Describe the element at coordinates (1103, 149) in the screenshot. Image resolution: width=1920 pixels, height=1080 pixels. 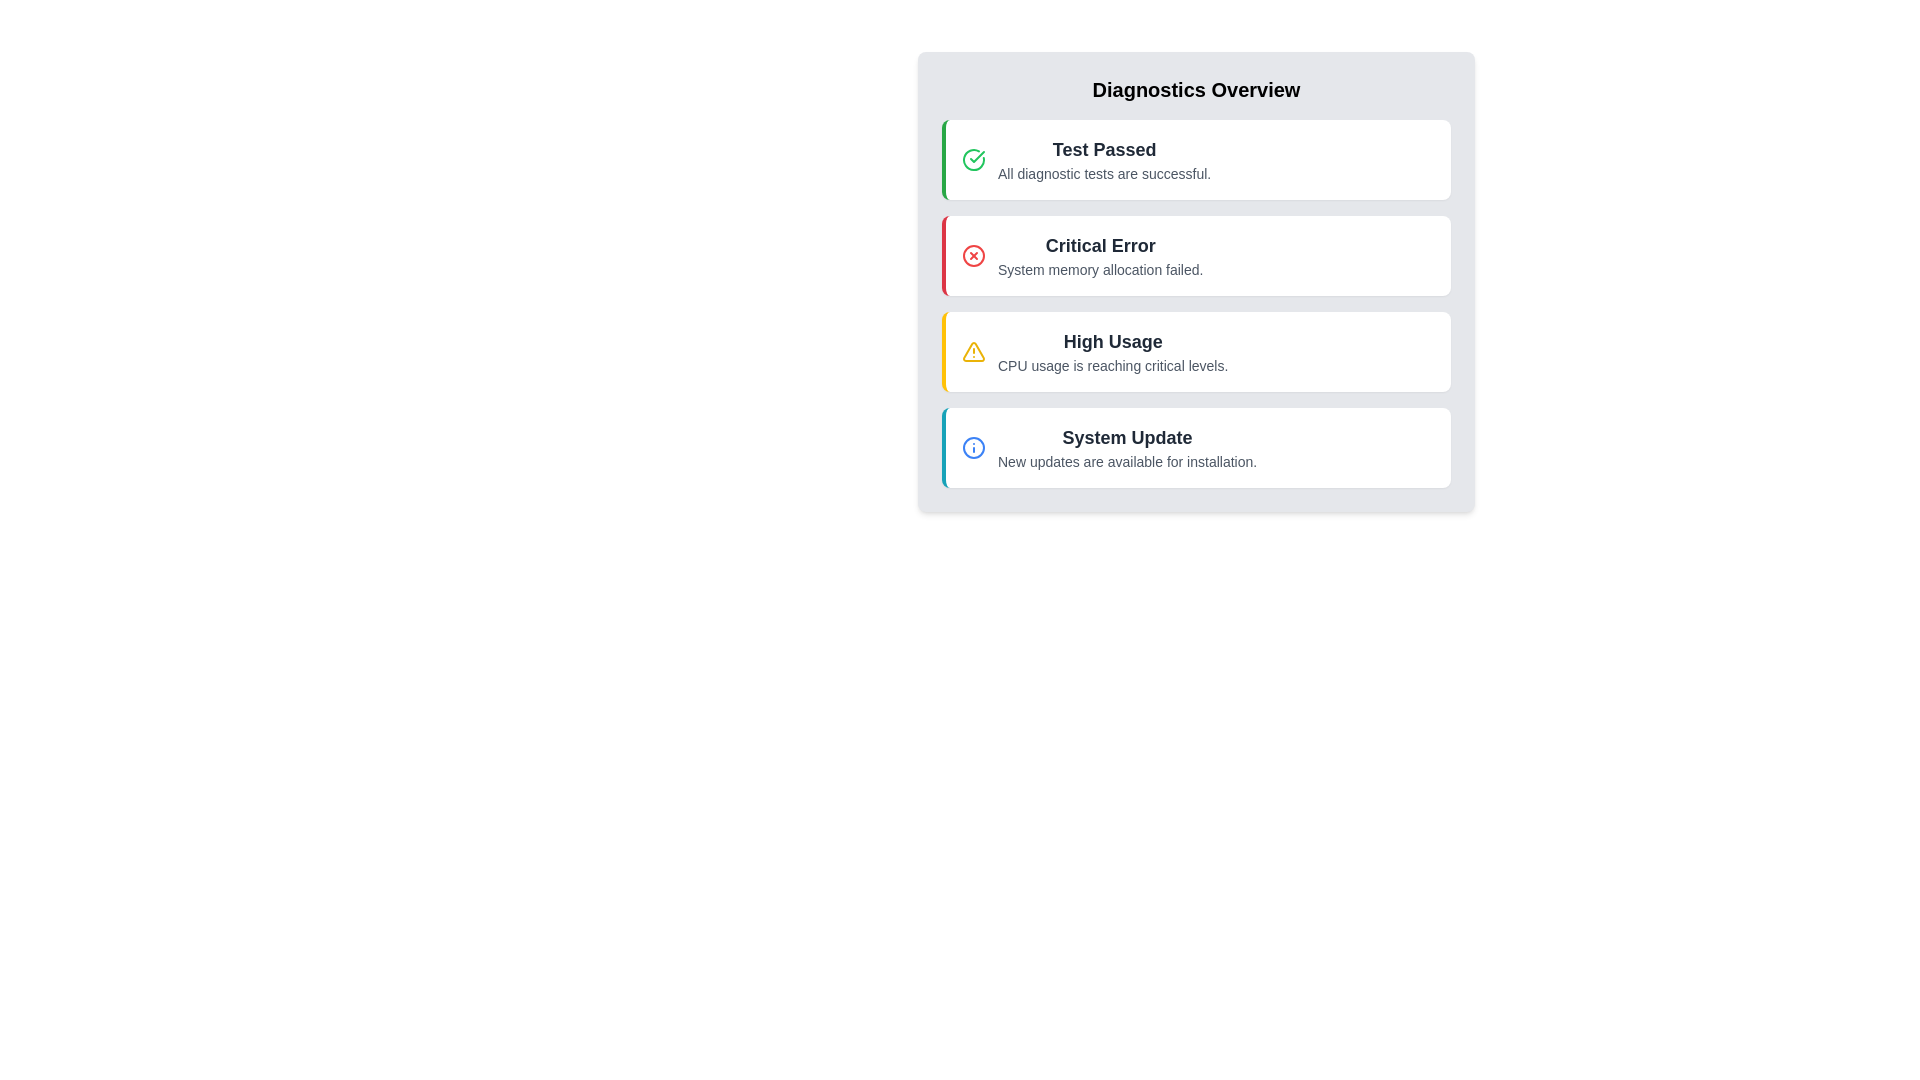
I see `the bold text label that reads 'Test Passed', prominently displayed at the top of the diagnostic information section` at that location.